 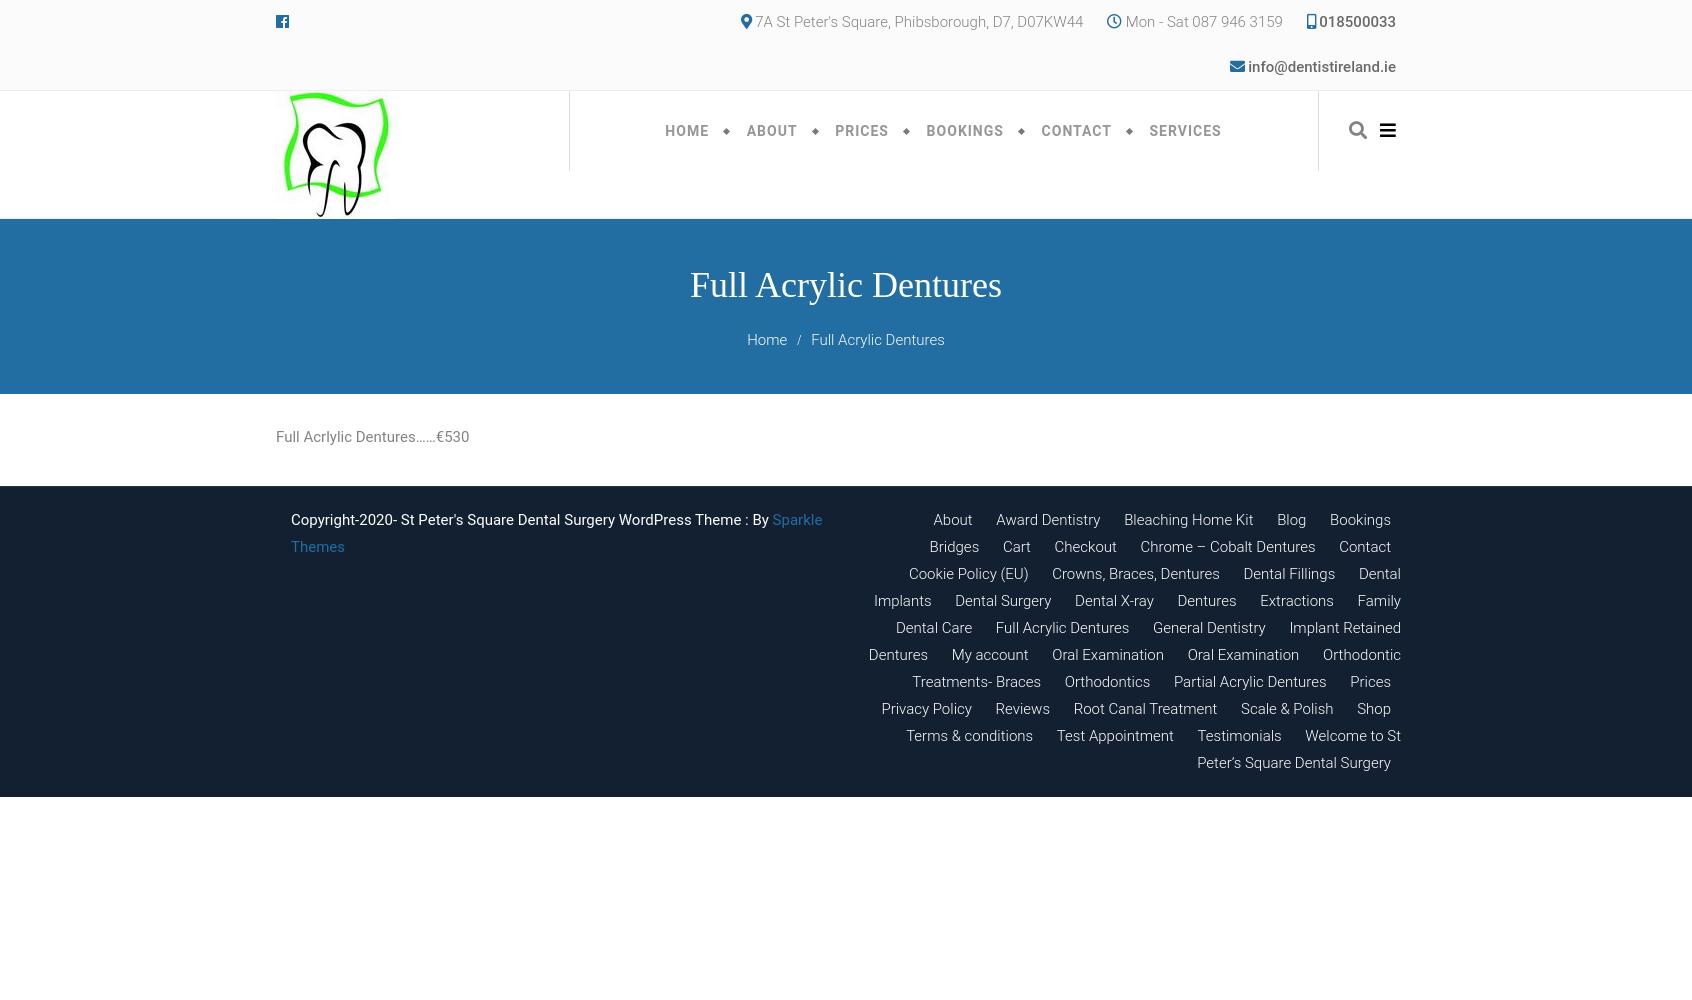 What do you see at coordinates (1295, 600) in the screenshot?
I see `'Extractions'` at bounding box center [1295, 600].